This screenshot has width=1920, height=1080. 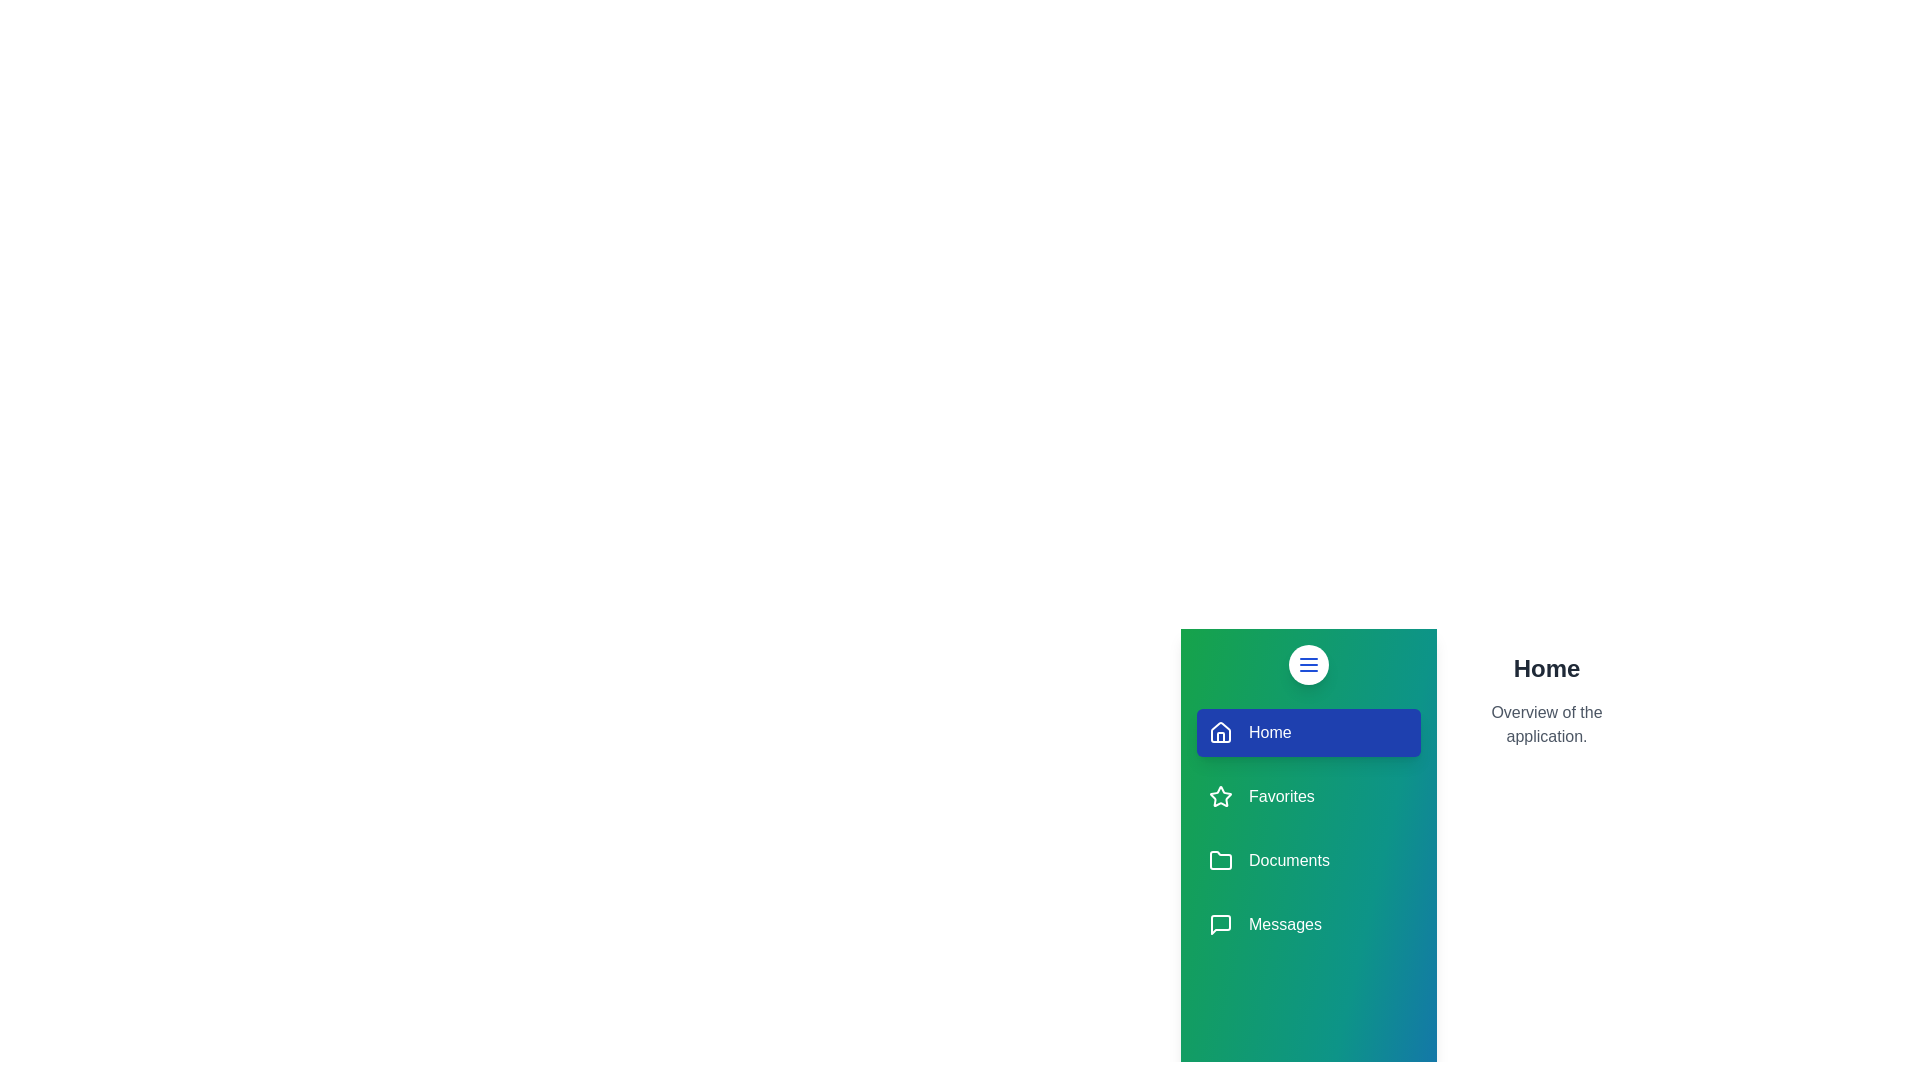 What do you see at coordinates (1309, 859) in the screenshot?
I see `the Documents section in the drawer menu to highlight it` at bounding box center [1309, 859].